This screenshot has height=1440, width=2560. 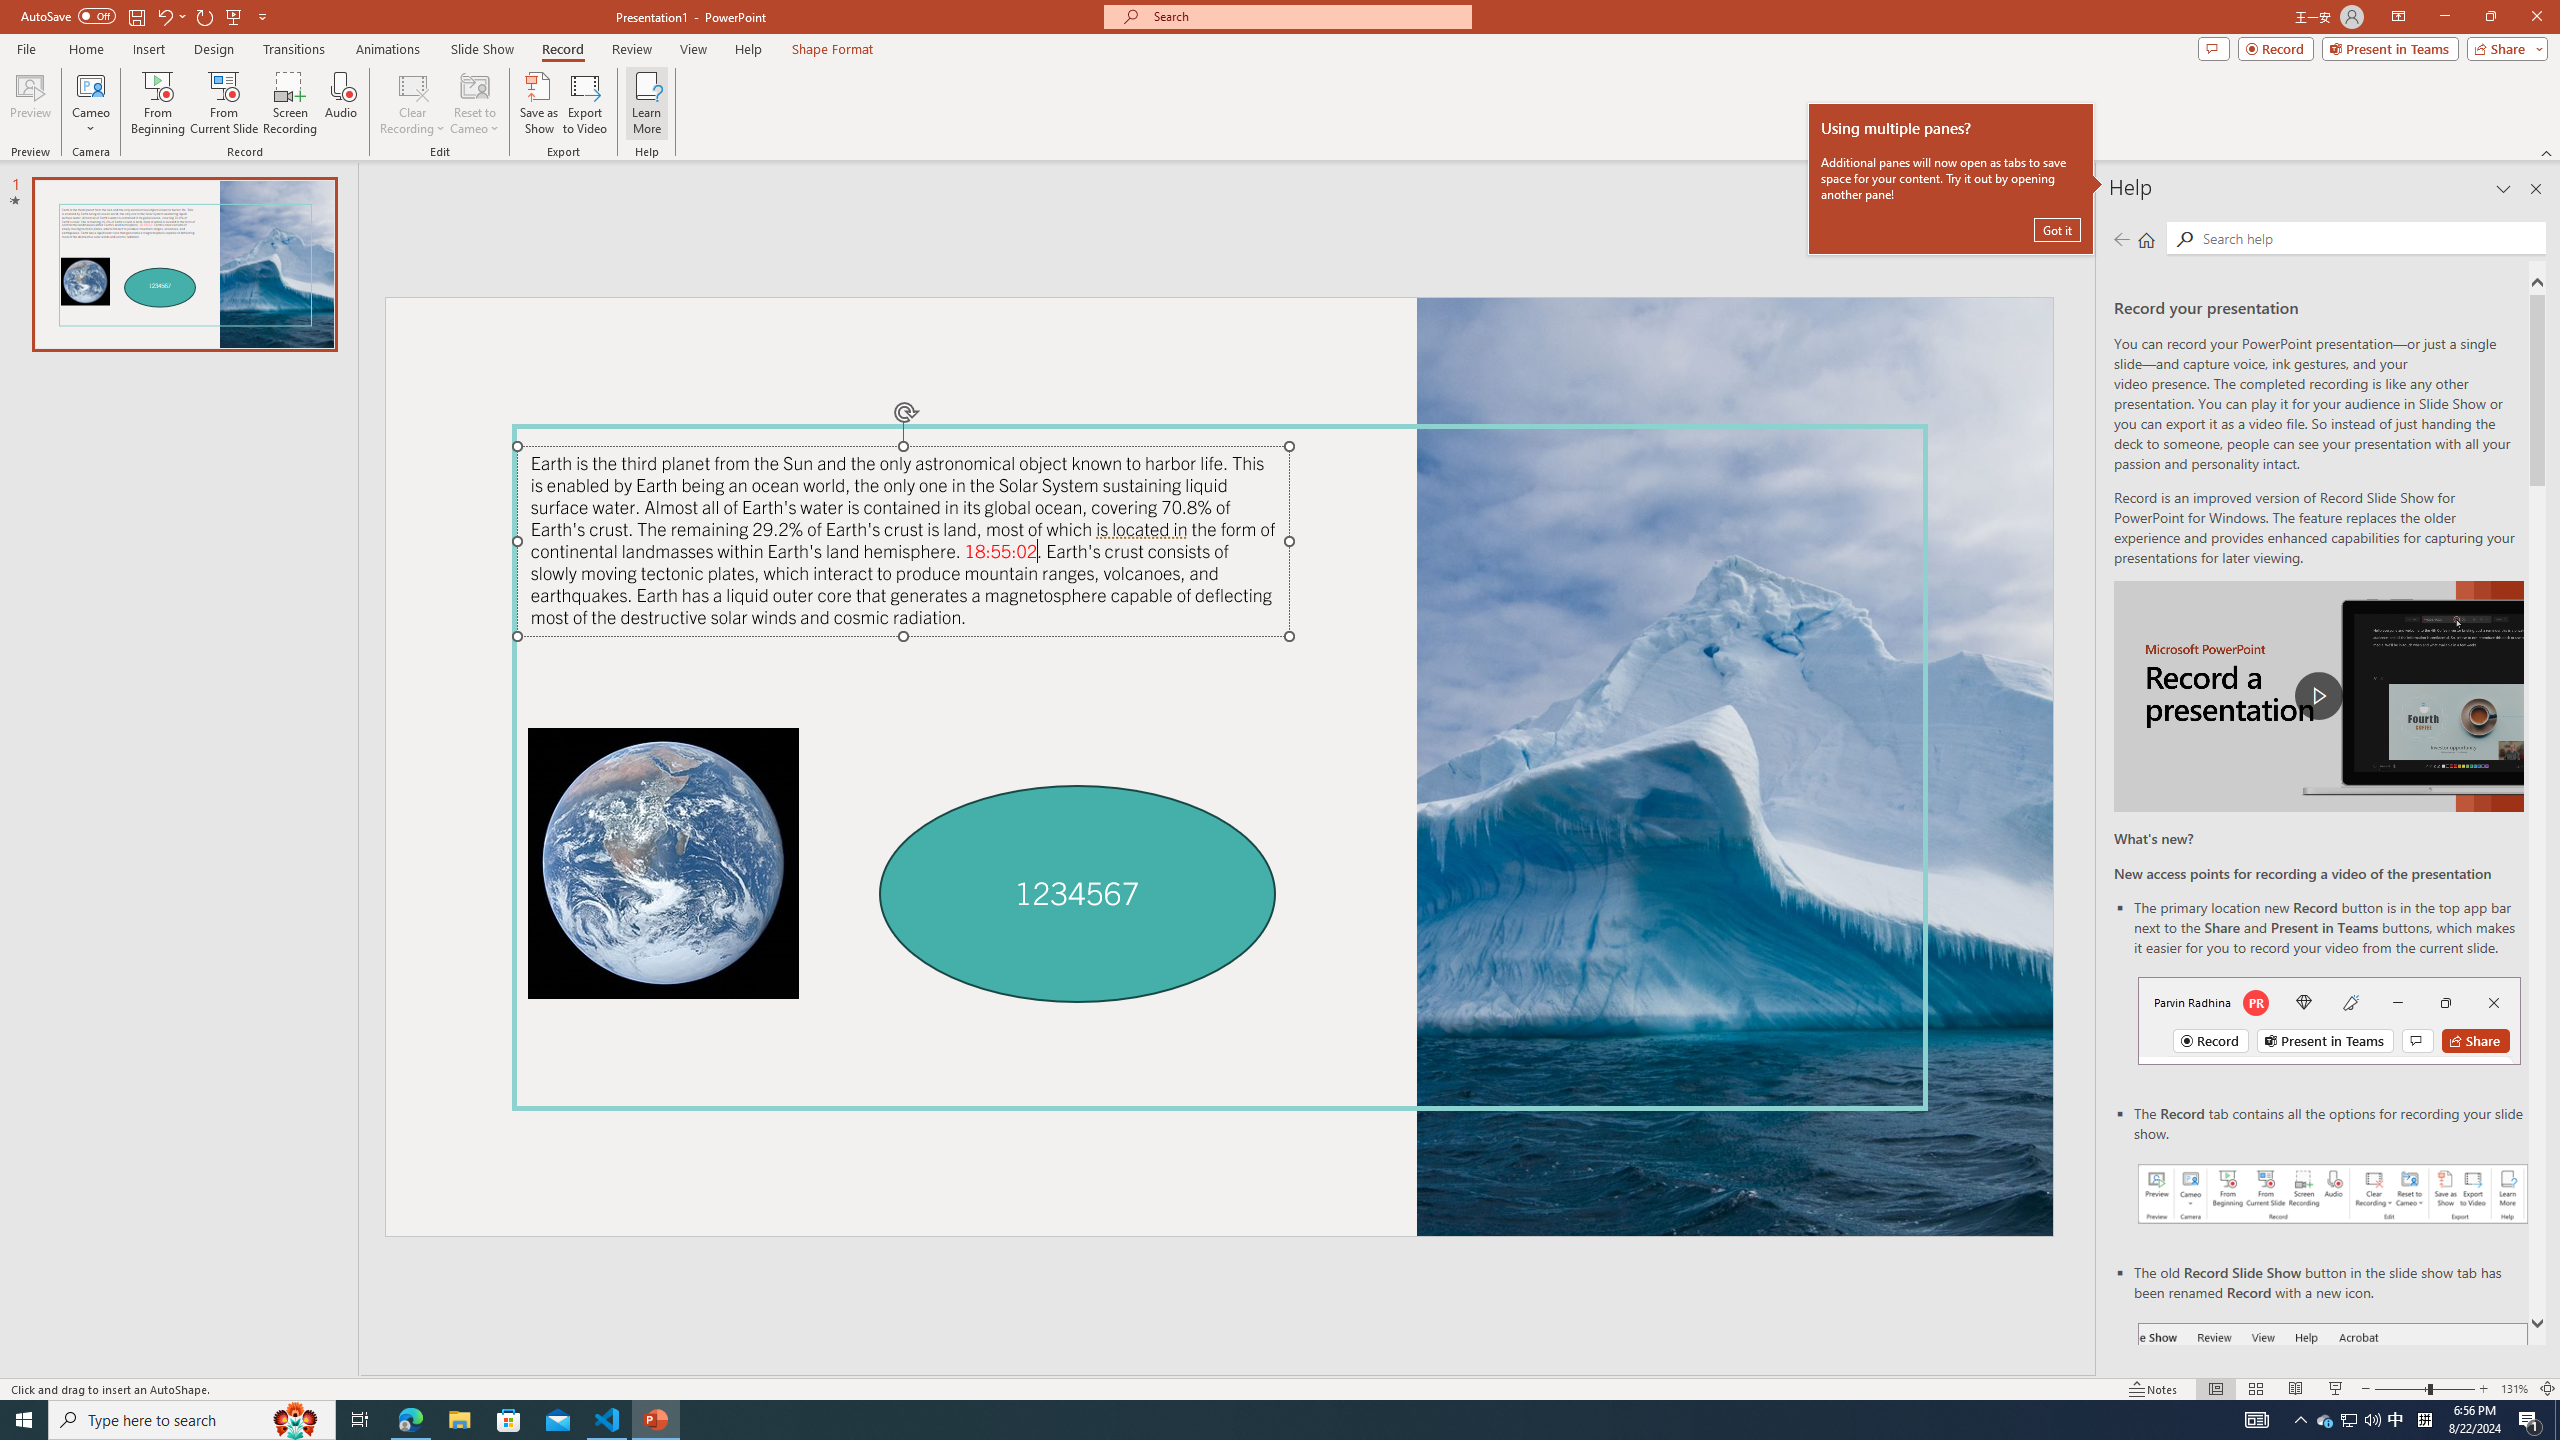 What do you see at coordinates (224, 103) in the screenshot?
I see `'From Current Slide...'` at bounding box center [224, 103].